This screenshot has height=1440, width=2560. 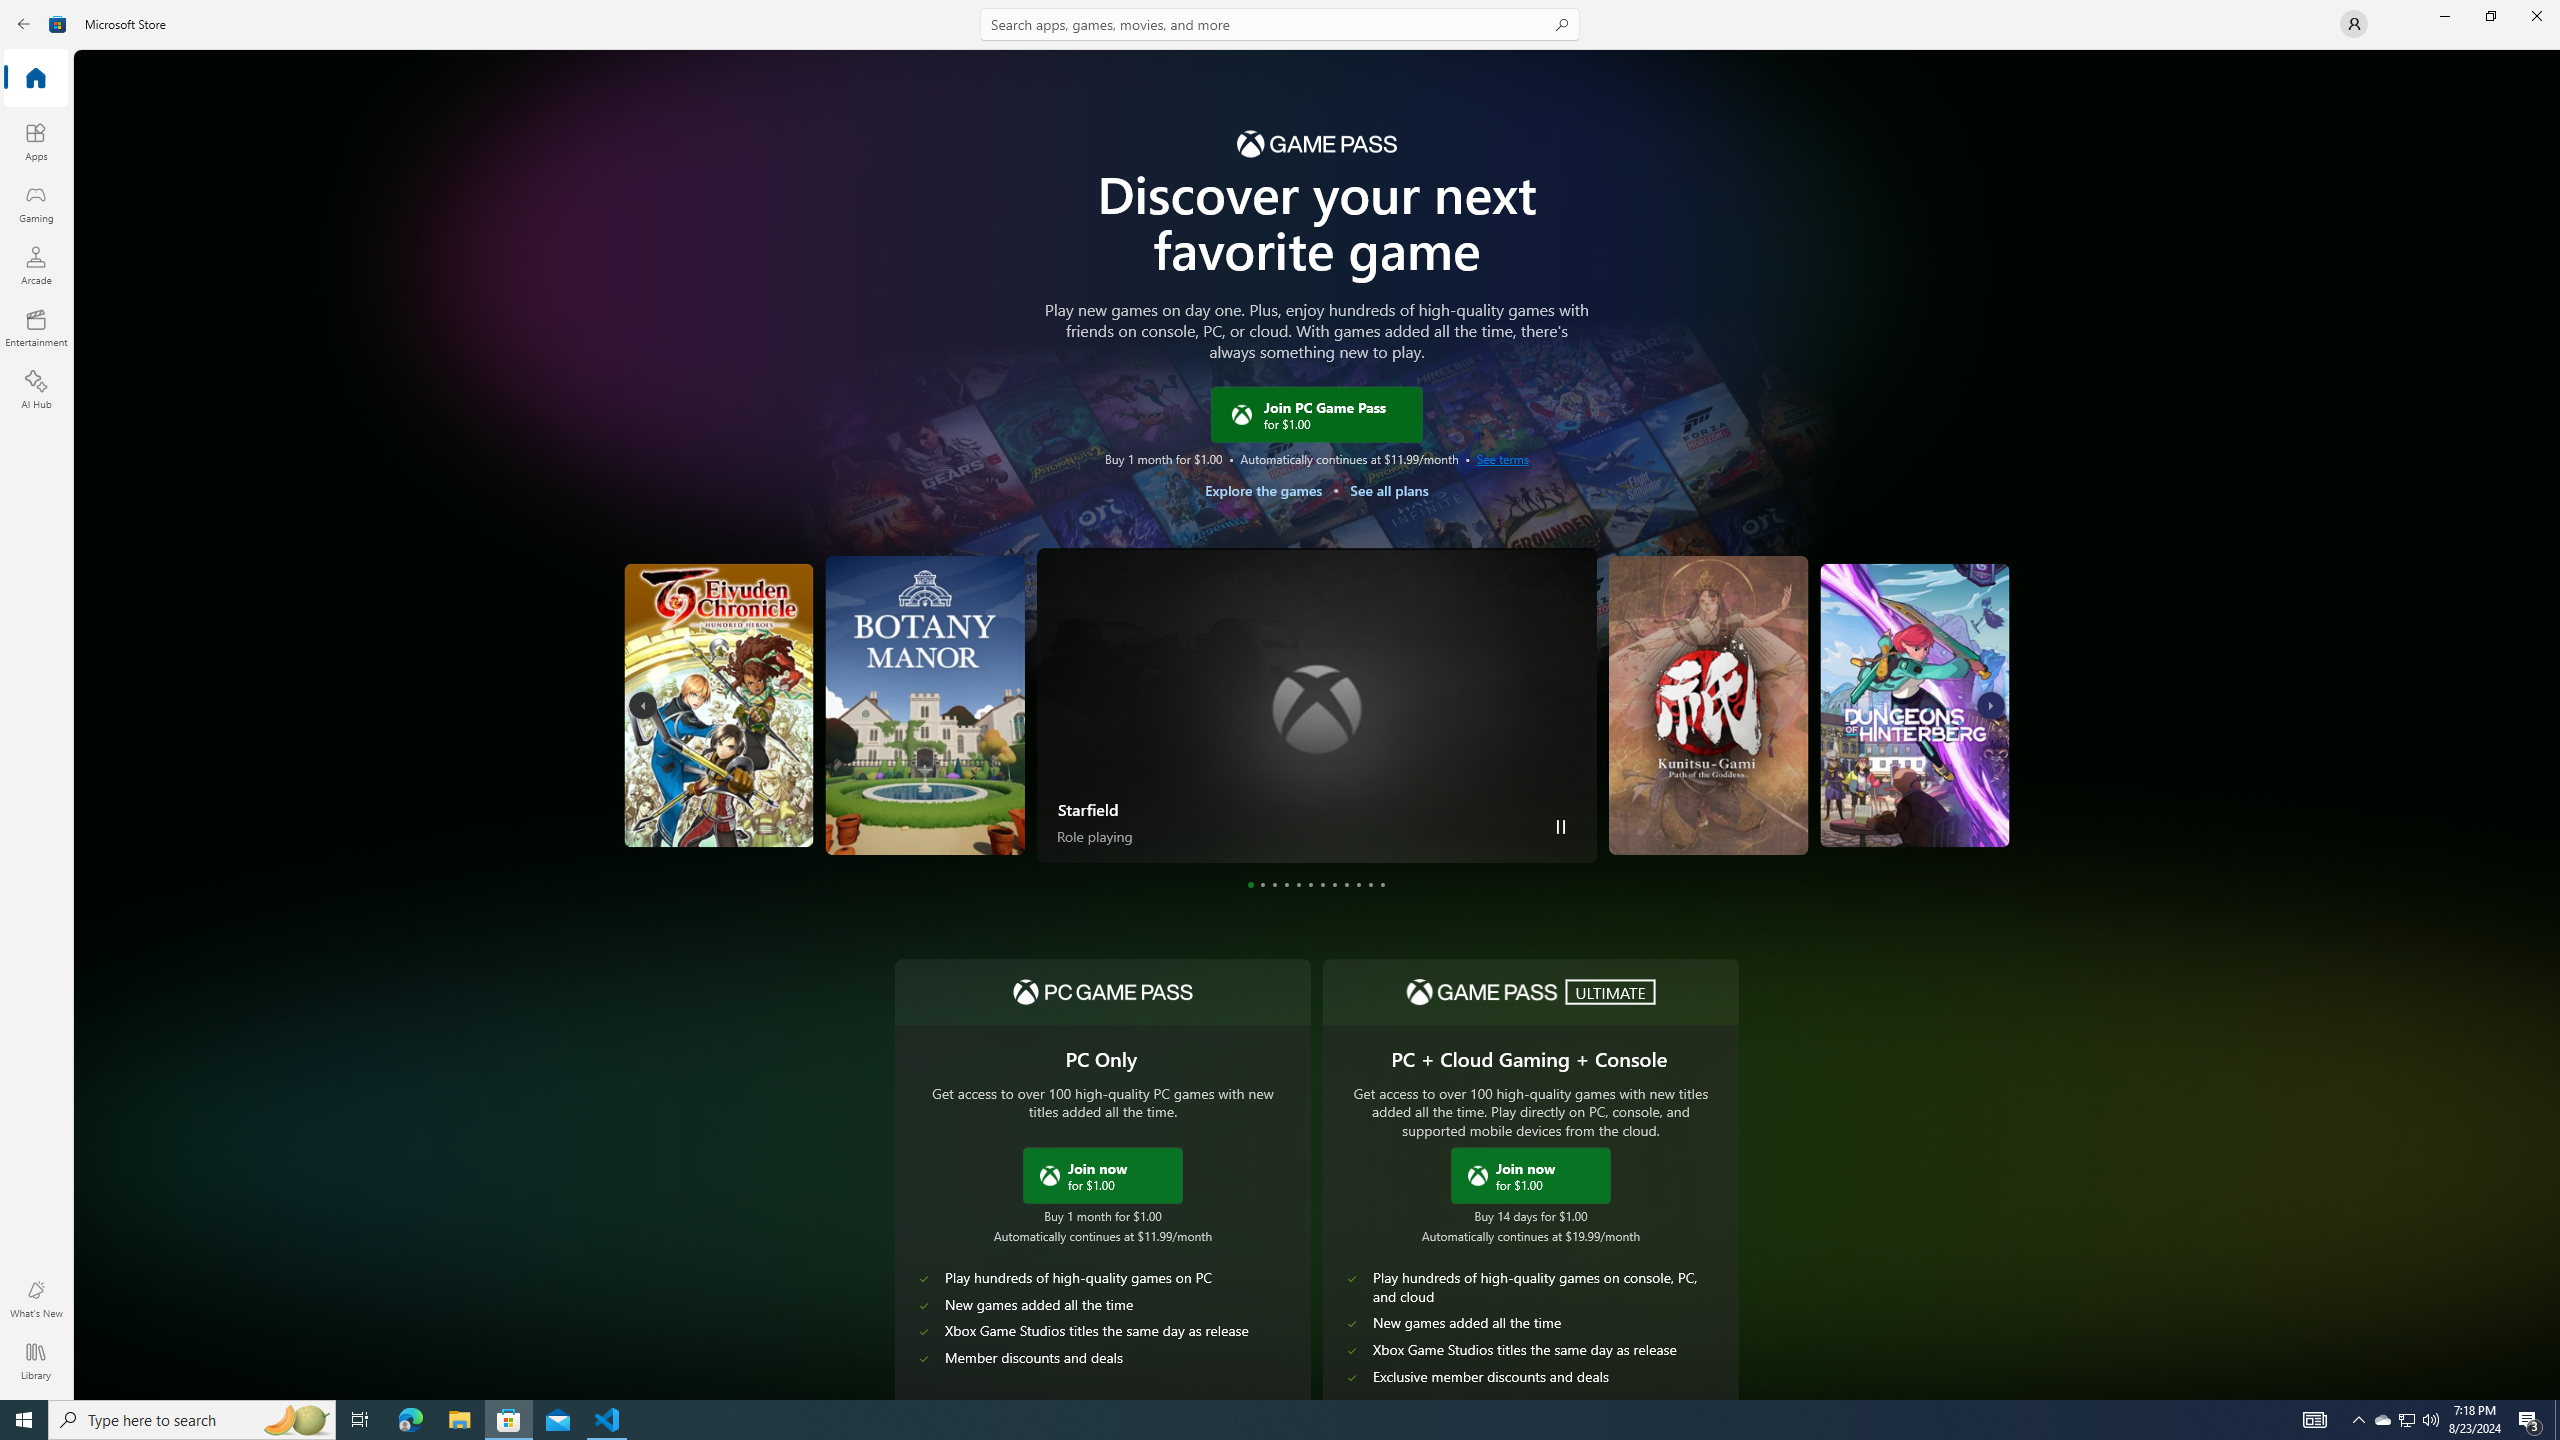 I want to click on 'Search', so click(x=1280, y=23).